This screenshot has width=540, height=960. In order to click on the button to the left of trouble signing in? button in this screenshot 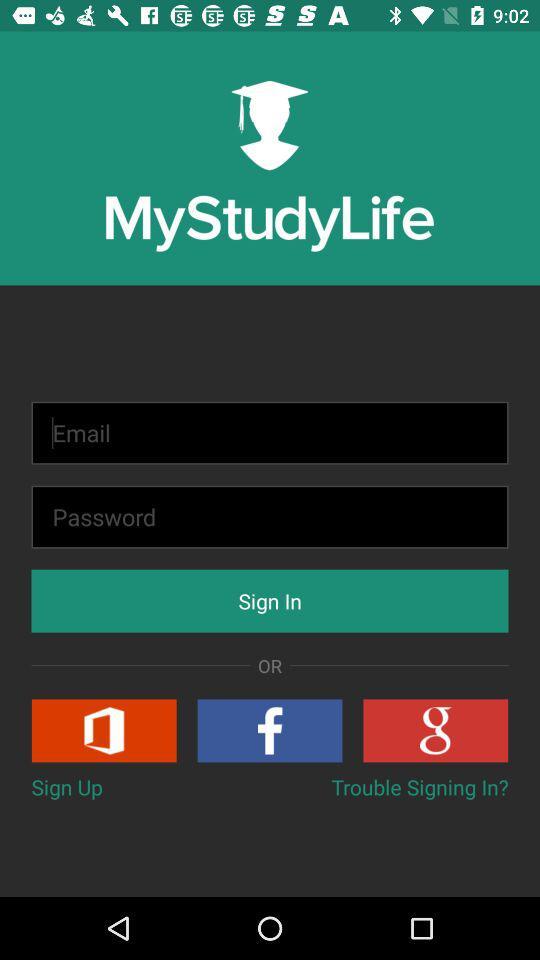, I will do `click(67, 787)`.